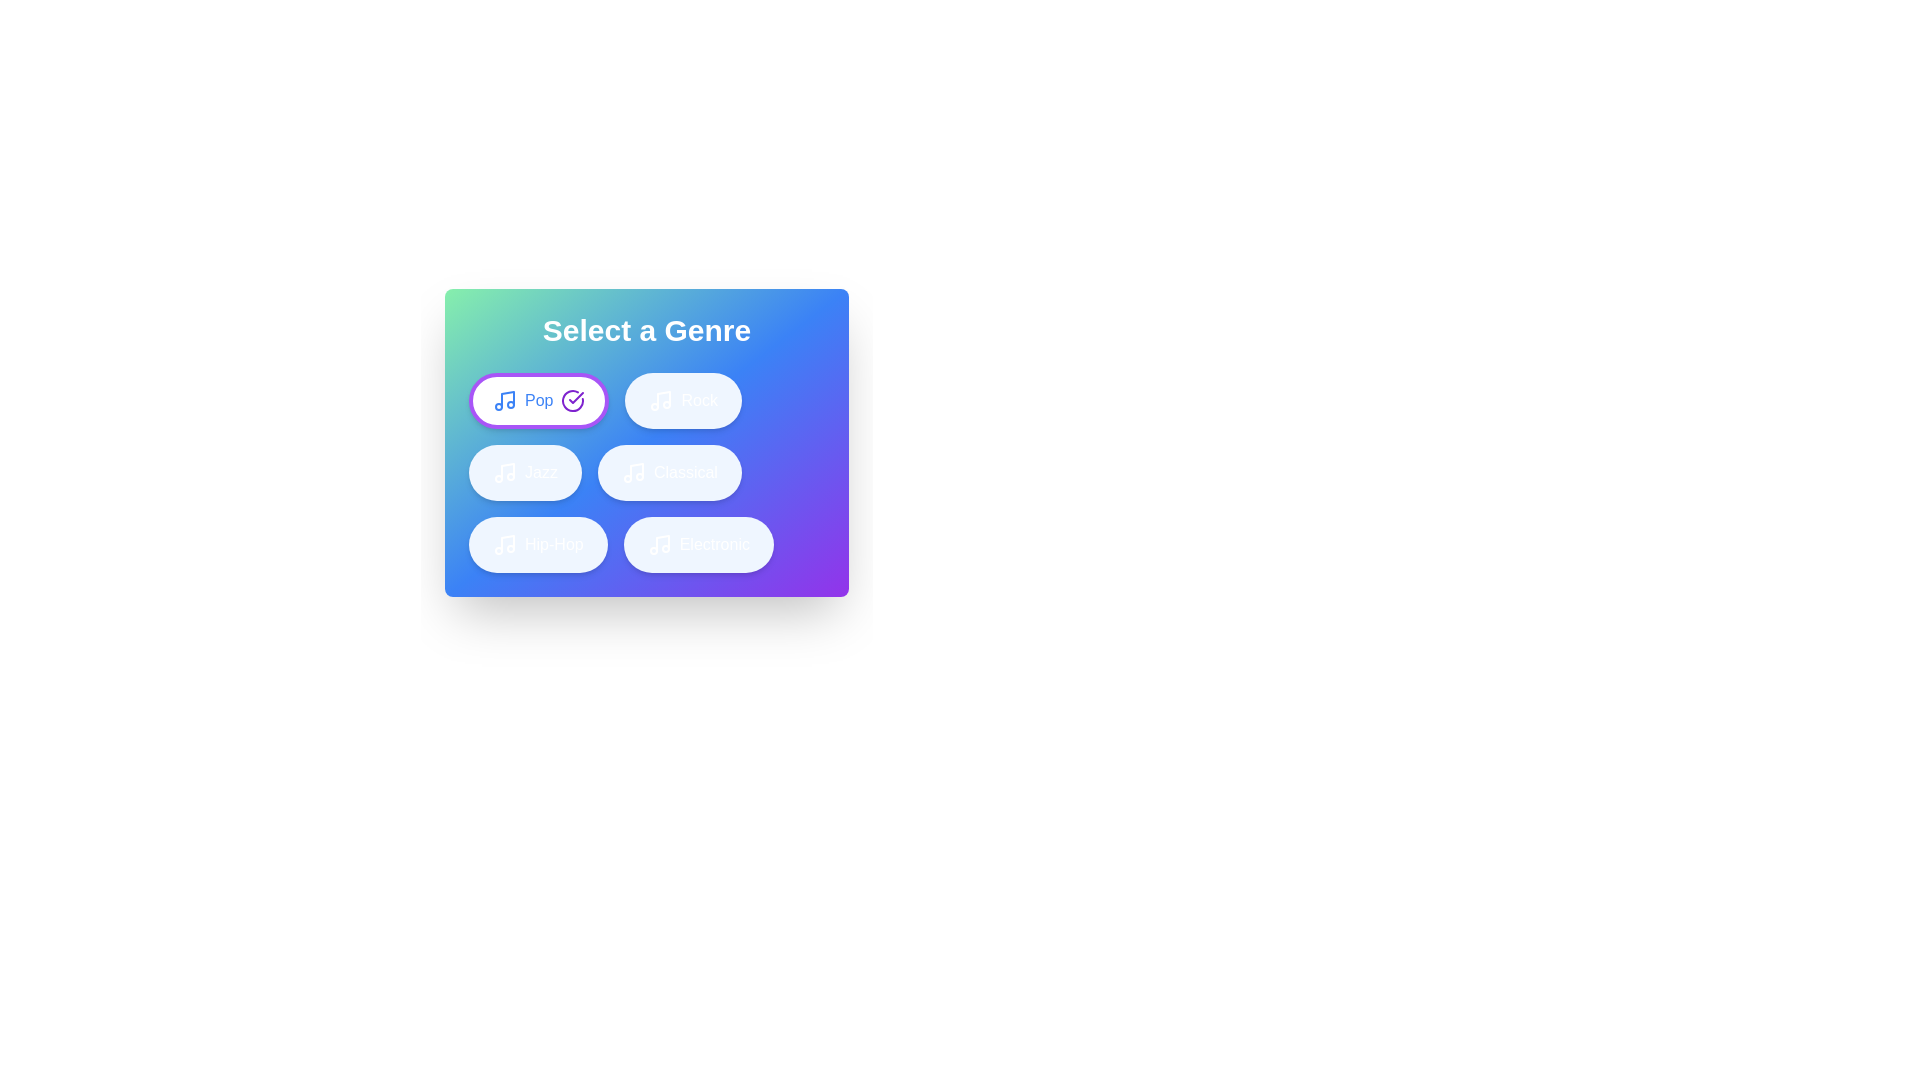 The width and height of the screenshot is (1920, 1080). I want to click on the vertical line segment resembling a music note's stem, which is part of the 'Classical' option in the genre selection grid, so click(635, 471).